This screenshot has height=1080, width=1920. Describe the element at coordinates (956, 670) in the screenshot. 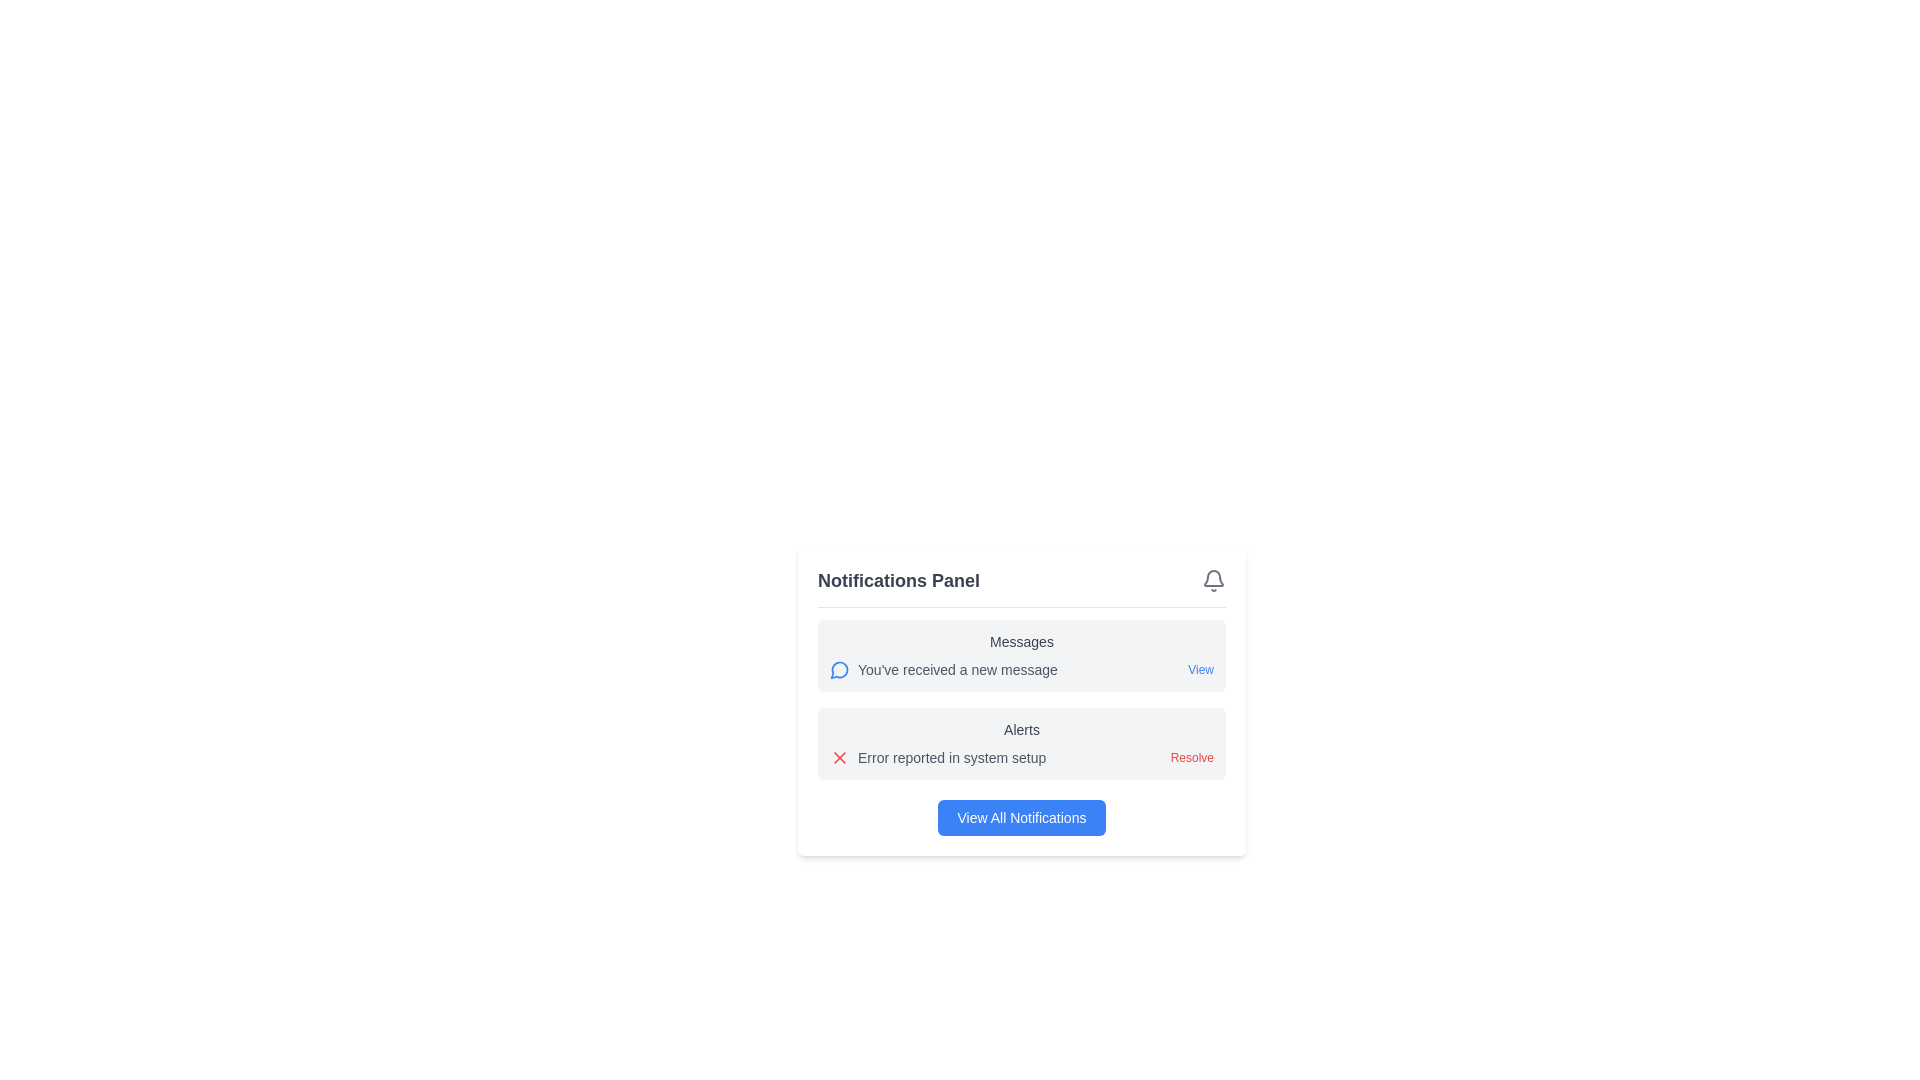

I see `text from the notification message label located under the 'Messages' section in the notification interface, positioned beside an icon and a 'View' button` at that location.